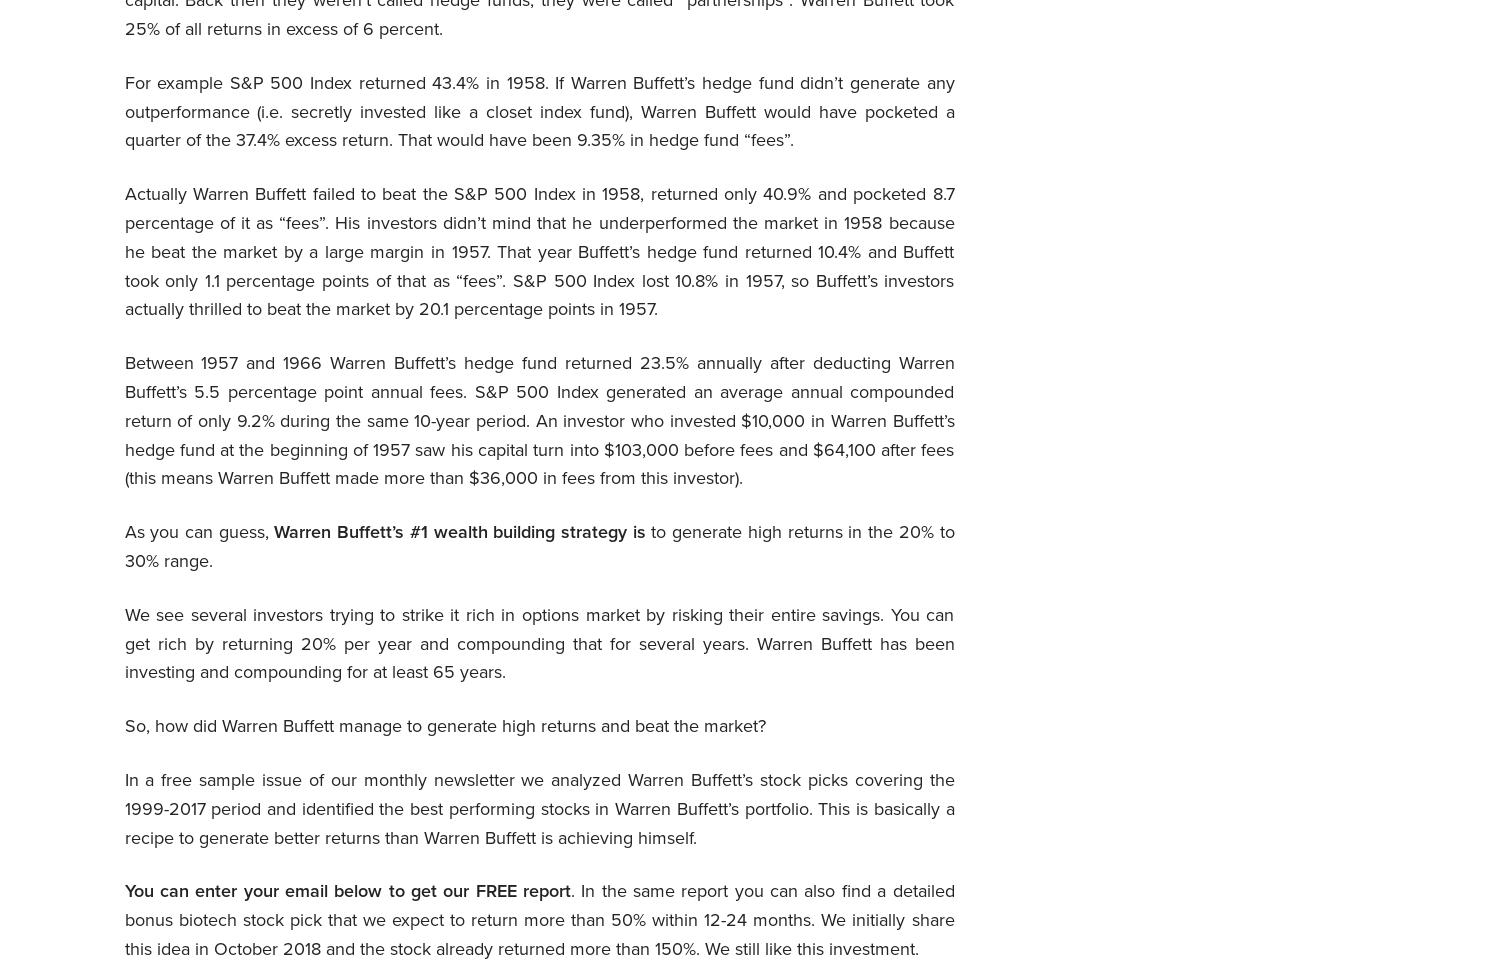 The width and height of the screenshot is (1489, 968). I want to click on 'You can enter your email below to get our FREE report', so click(346, 891).